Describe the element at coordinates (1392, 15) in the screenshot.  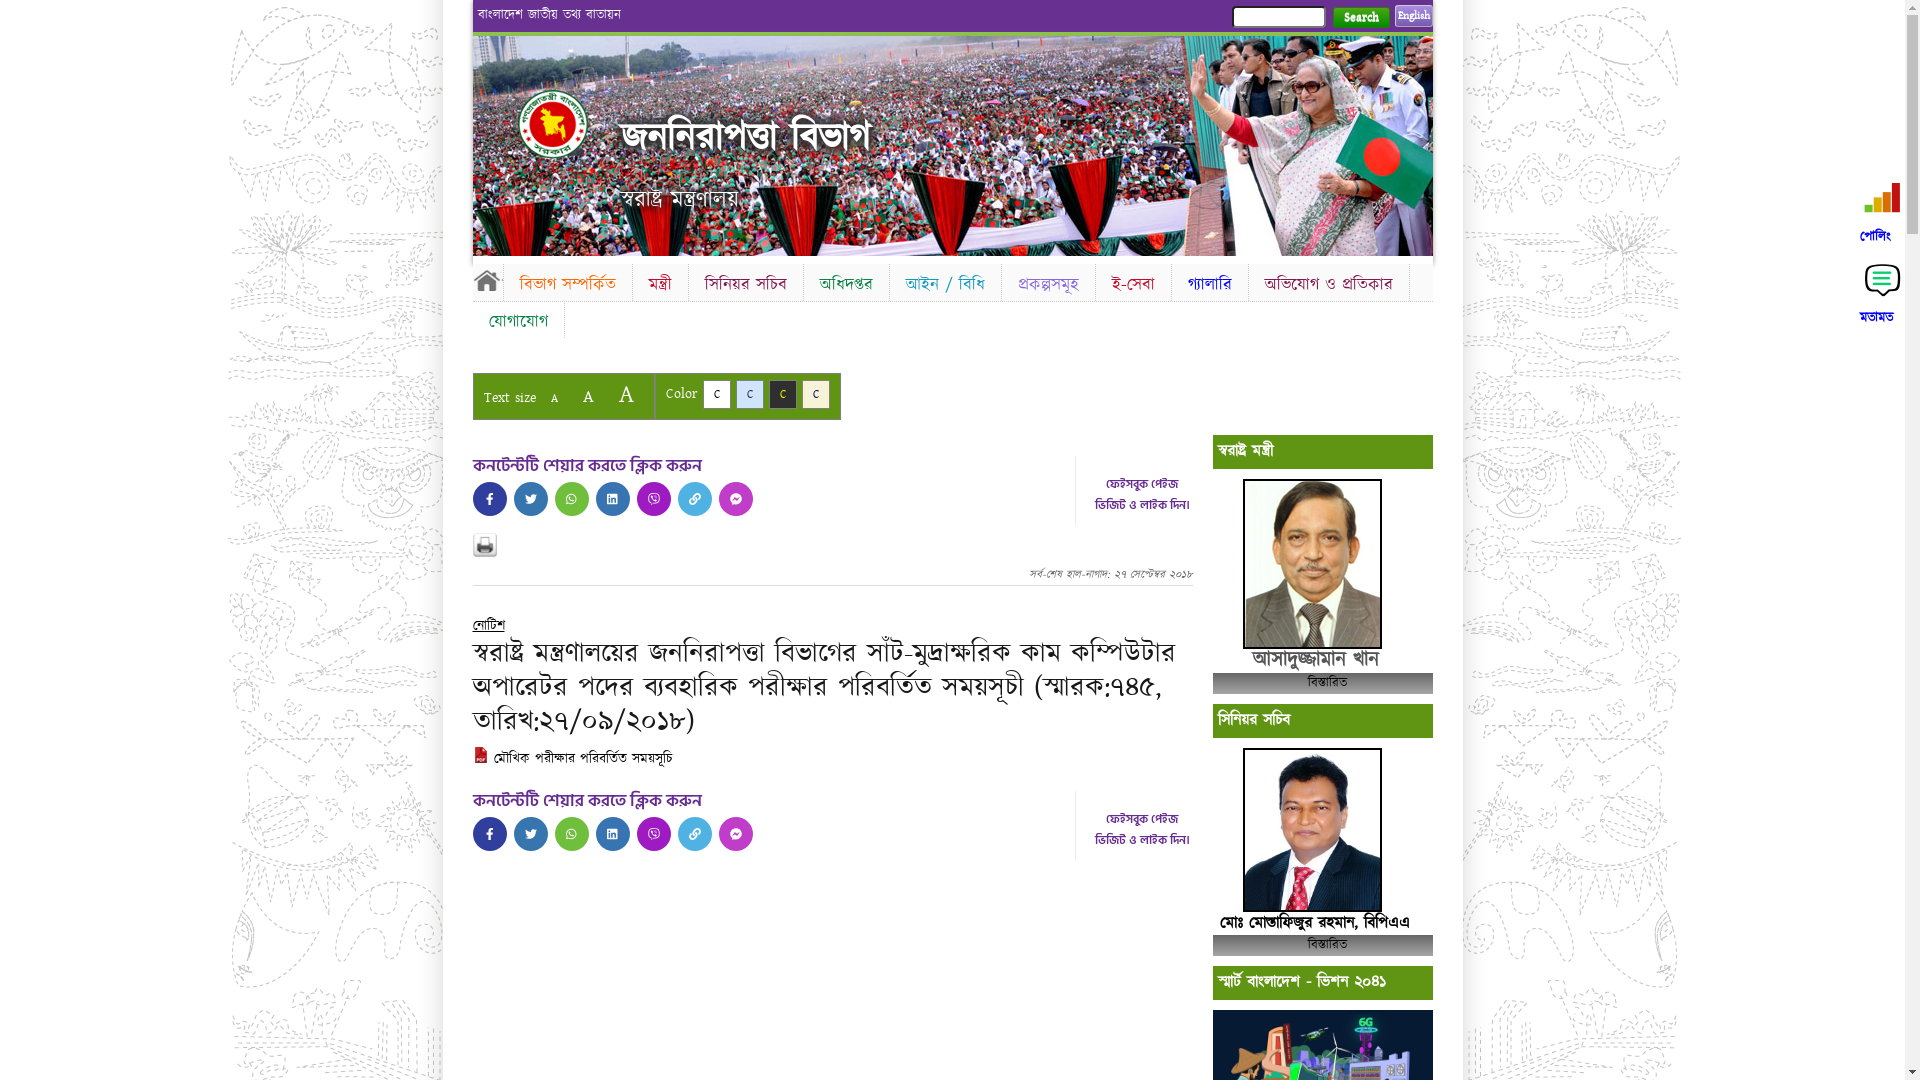
I see `'English'` at that location.